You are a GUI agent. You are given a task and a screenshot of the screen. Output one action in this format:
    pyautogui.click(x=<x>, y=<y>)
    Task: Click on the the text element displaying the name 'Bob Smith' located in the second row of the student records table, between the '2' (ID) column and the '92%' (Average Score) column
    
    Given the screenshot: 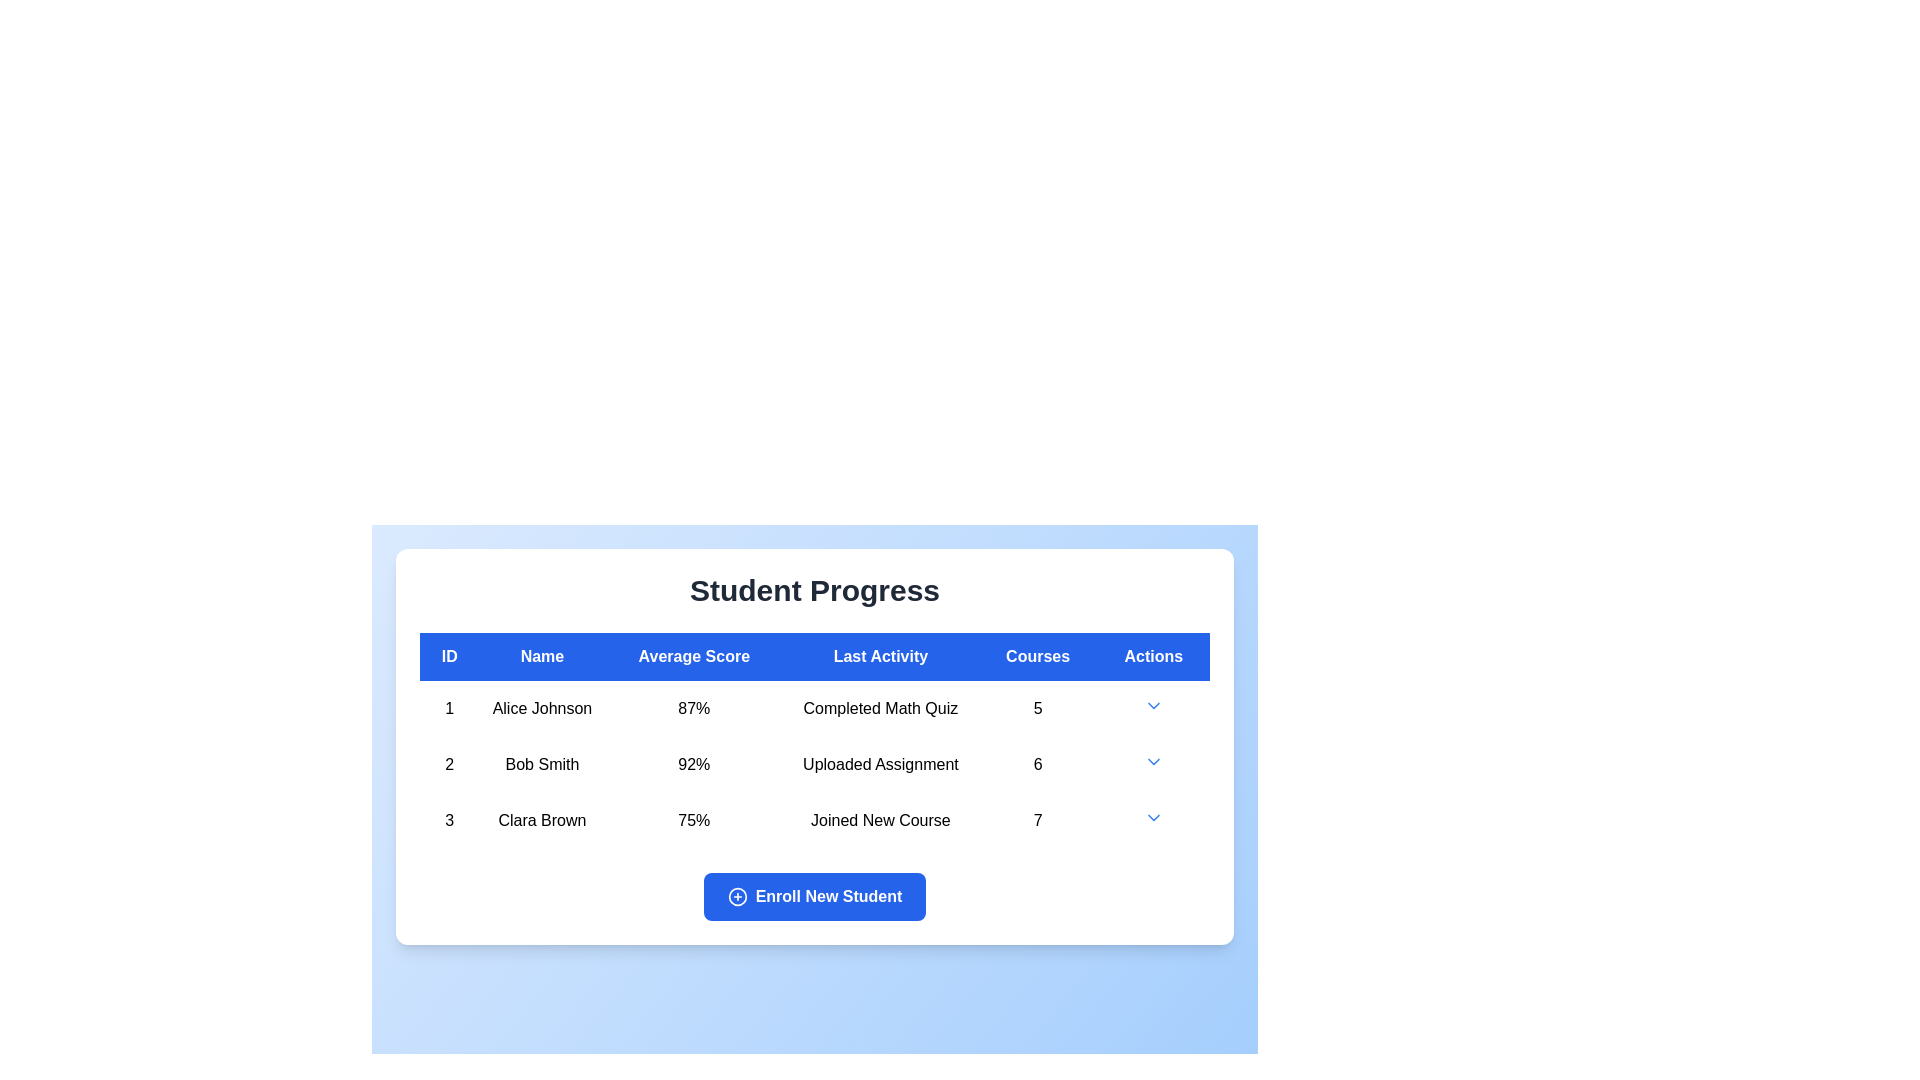 What is the action you would take?
    pyautogui.click(x=542, y=764)
    